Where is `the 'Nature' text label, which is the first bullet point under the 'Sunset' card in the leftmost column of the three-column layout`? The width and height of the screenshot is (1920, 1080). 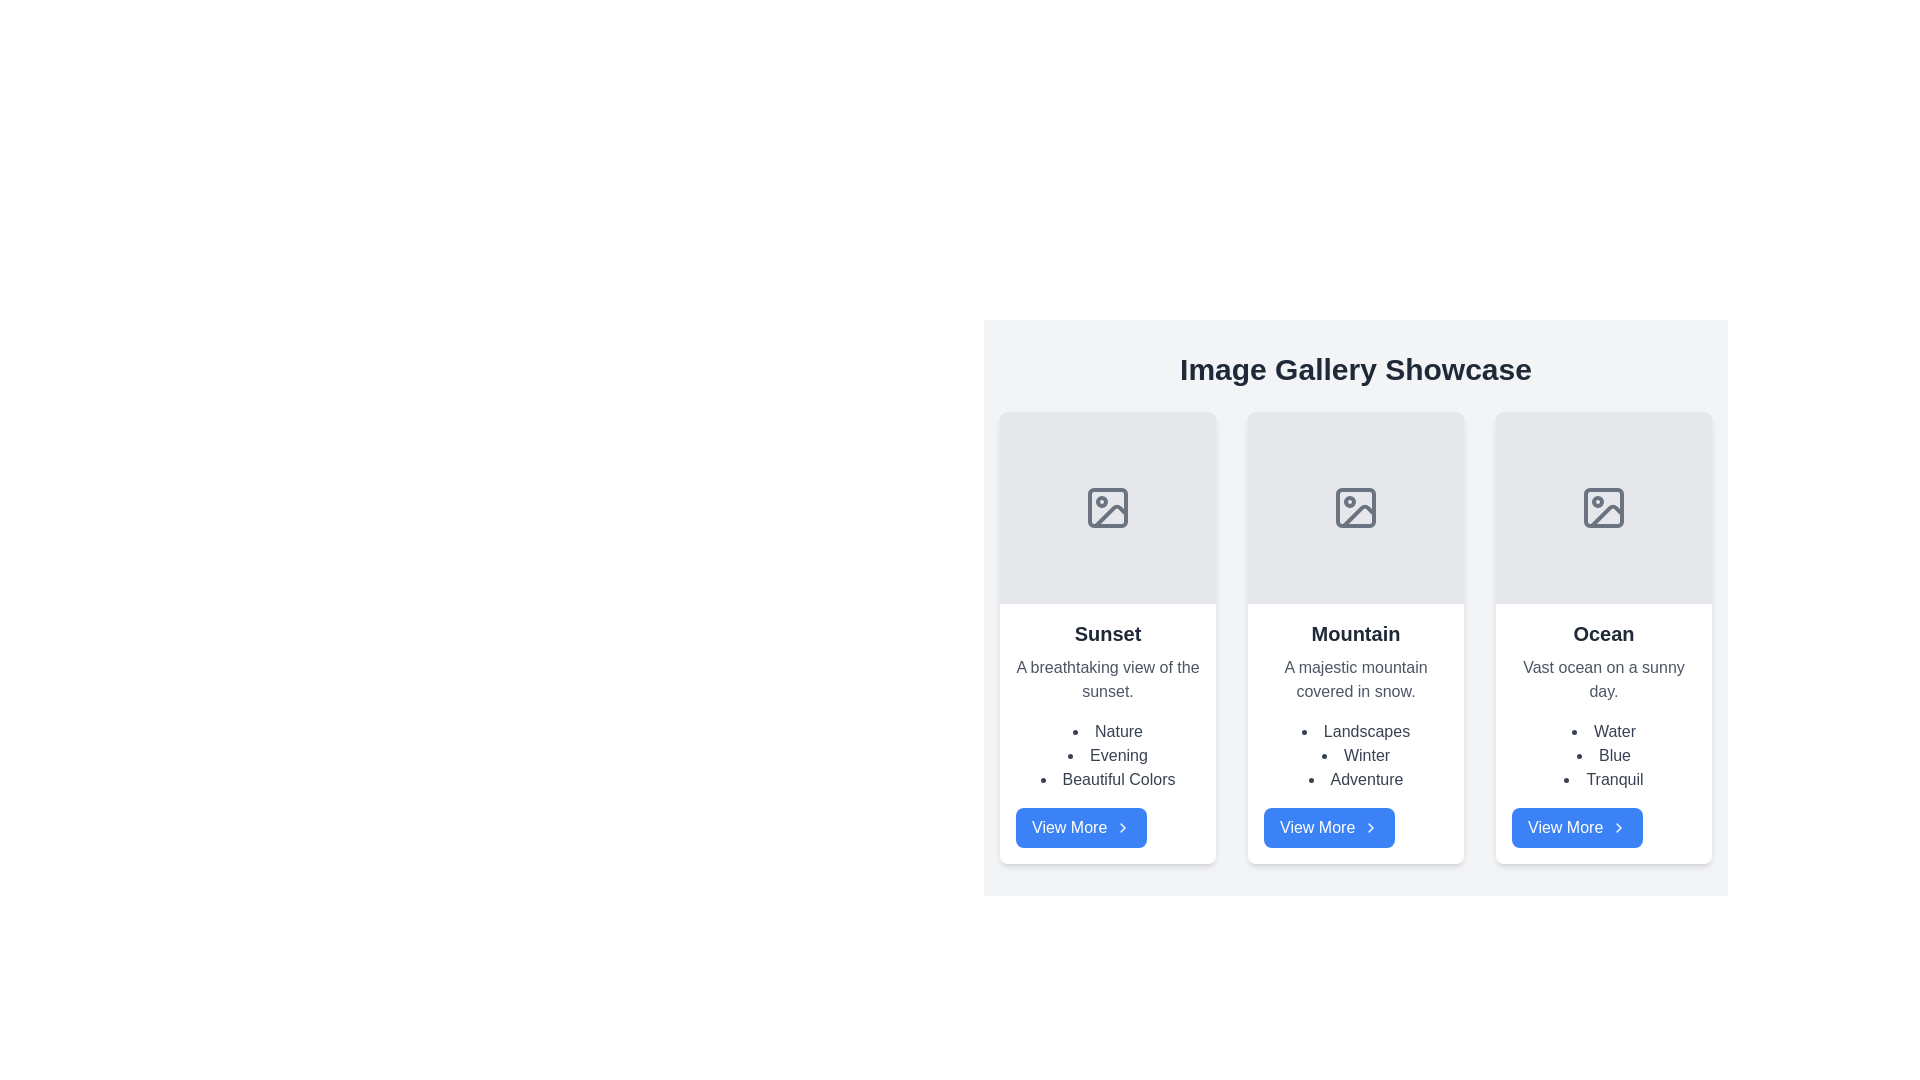 the 'Nature' text label, which is the first bullet point under the 'Sunset' card in the leftmost column of the three-column layout is located at coordinates (1107, 732).